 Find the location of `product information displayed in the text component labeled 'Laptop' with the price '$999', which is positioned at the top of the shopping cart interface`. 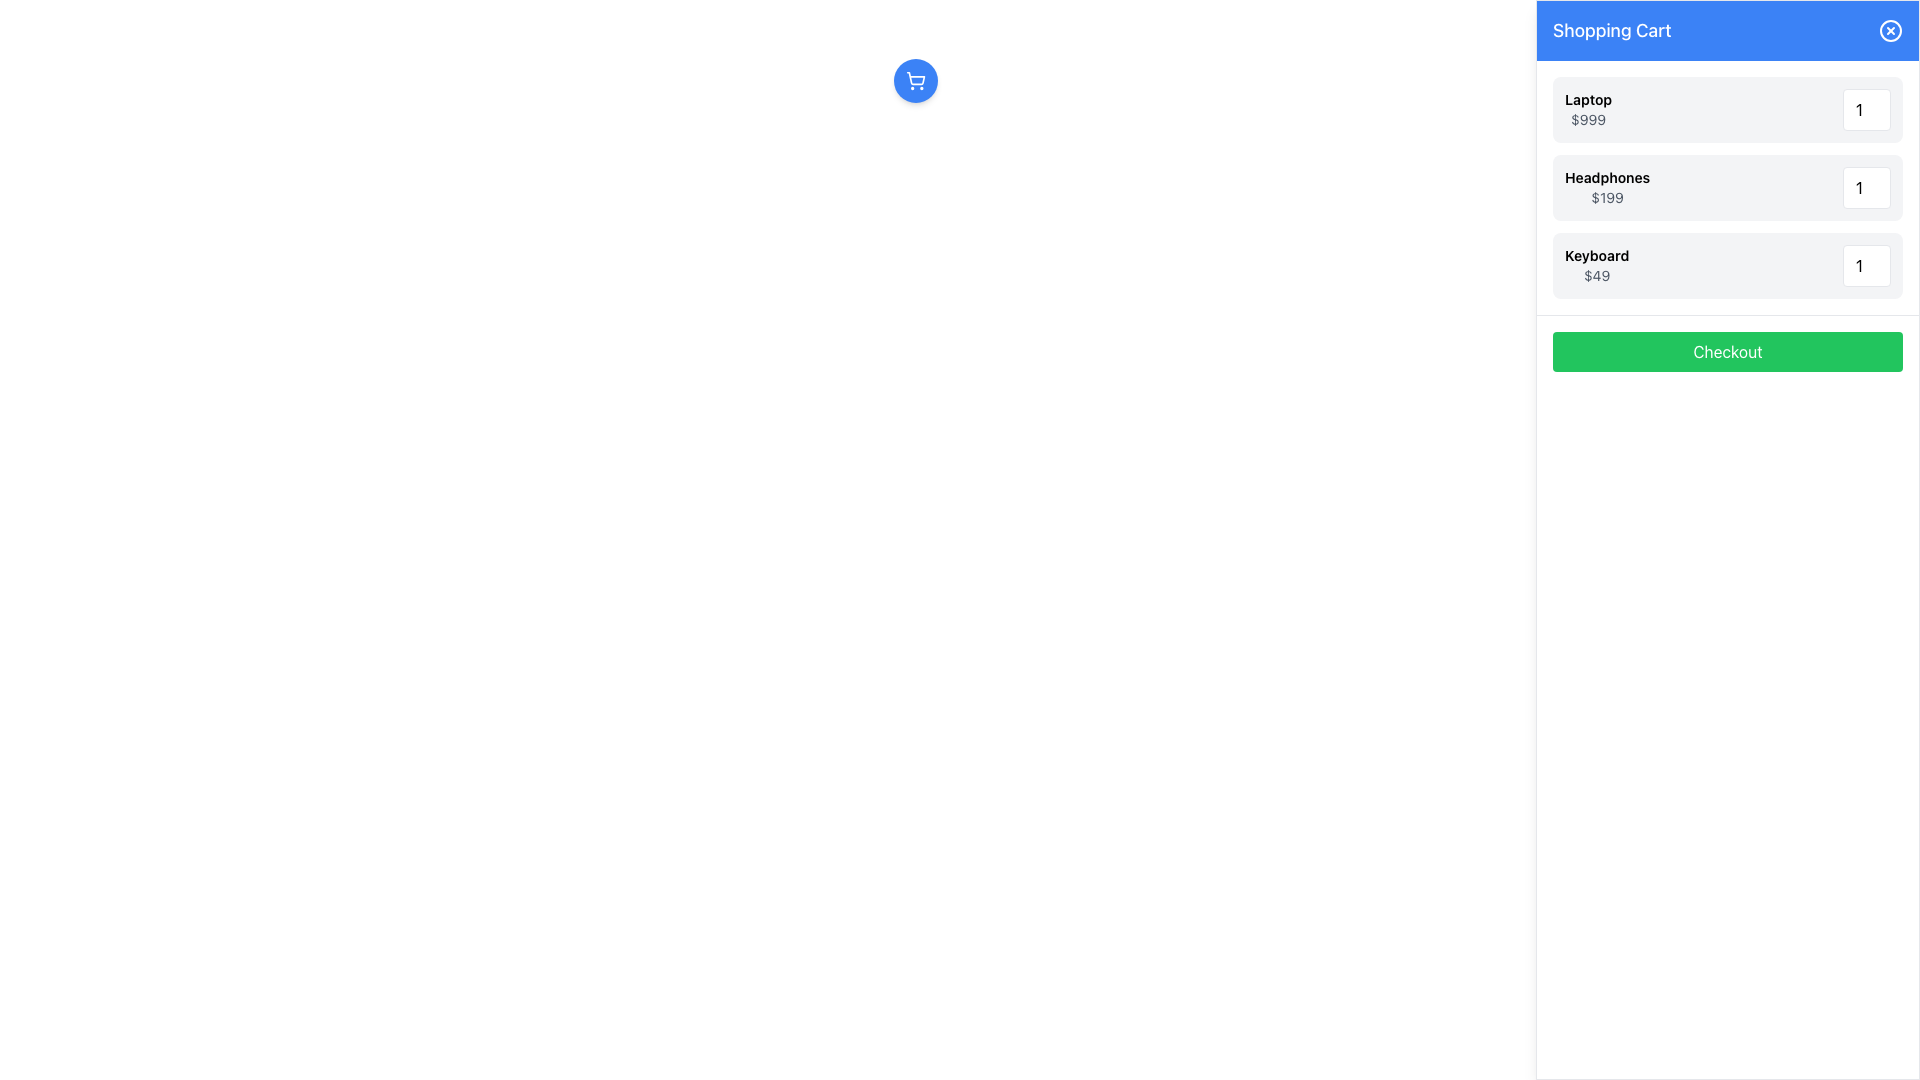

product information displayed in the text component labeled 'Laptop' with the price '$999', which is positioned at the top of the shopping cart interface is located at coordinates (1587, 110).